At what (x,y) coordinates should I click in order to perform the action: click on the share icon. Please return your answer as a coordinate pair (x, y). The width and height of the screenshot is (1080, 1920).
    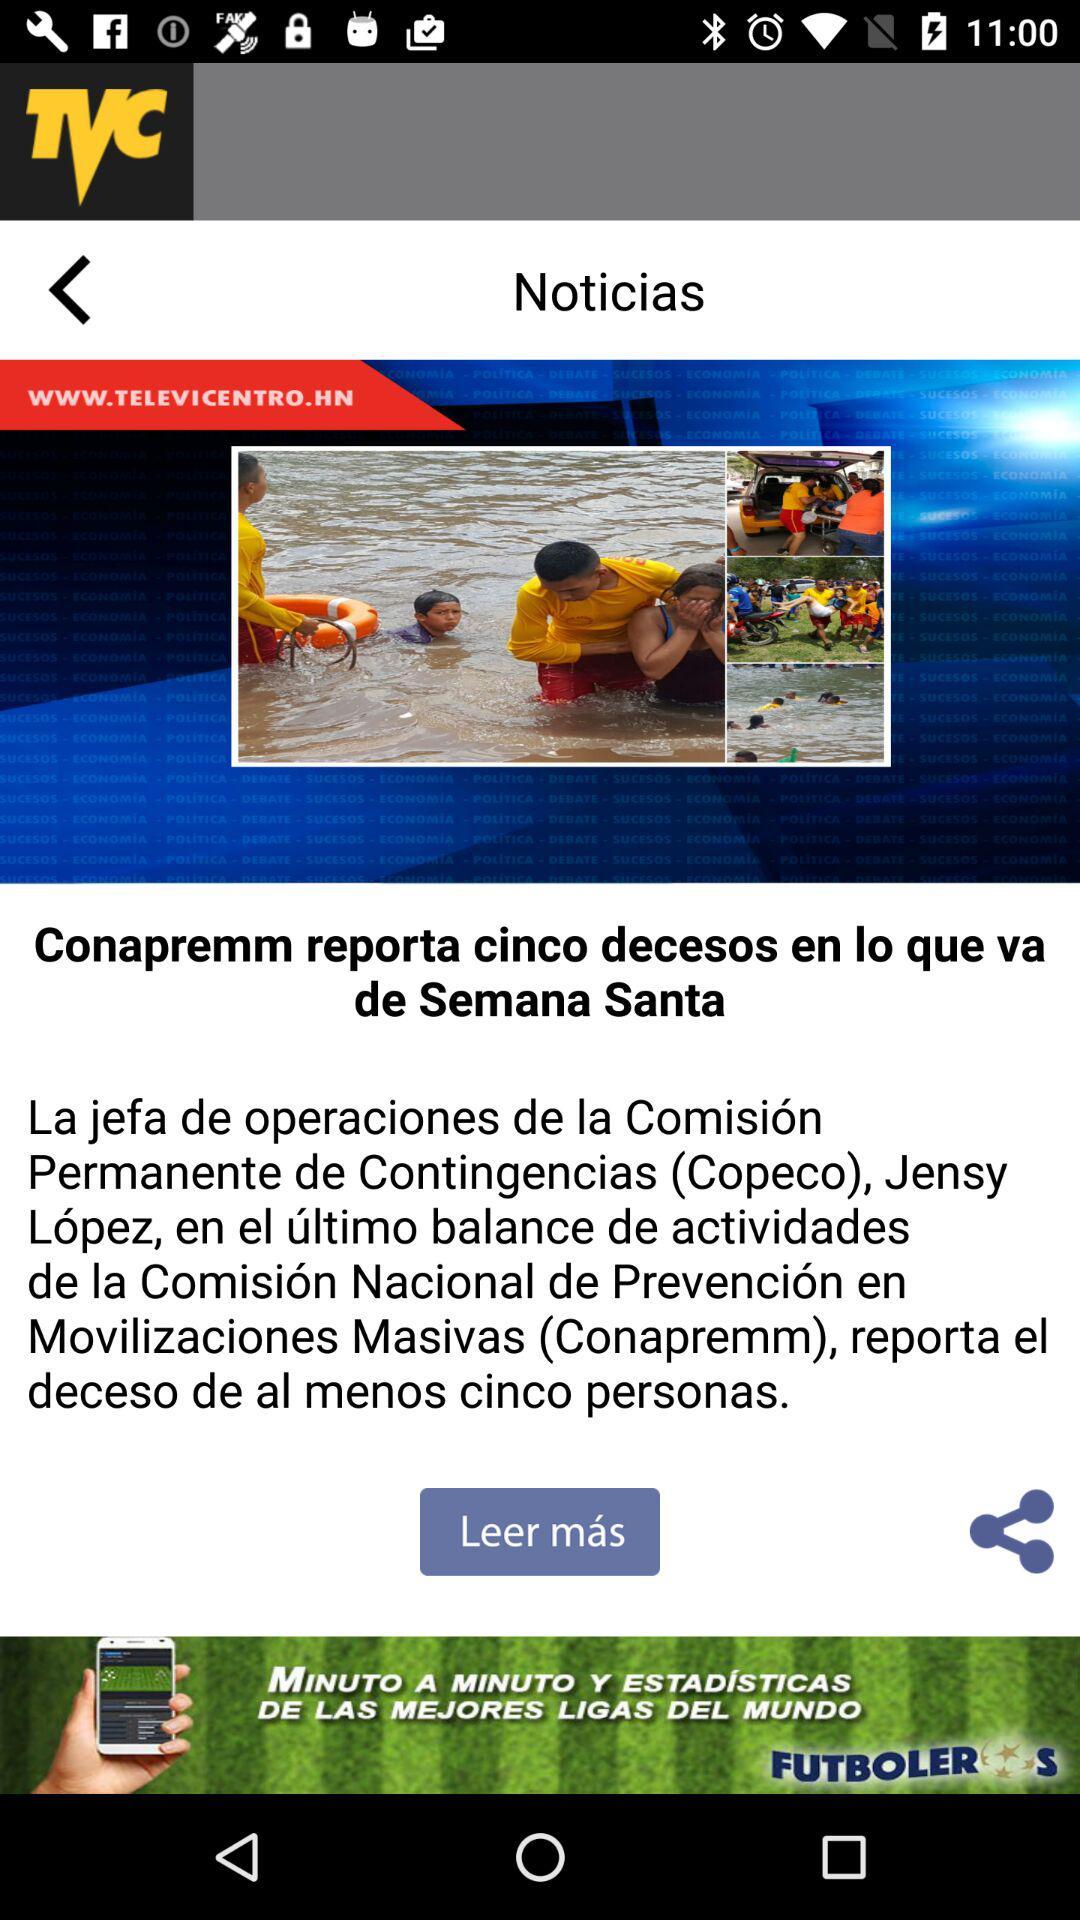
    Looking at the image, I should click on (1024, 1530).